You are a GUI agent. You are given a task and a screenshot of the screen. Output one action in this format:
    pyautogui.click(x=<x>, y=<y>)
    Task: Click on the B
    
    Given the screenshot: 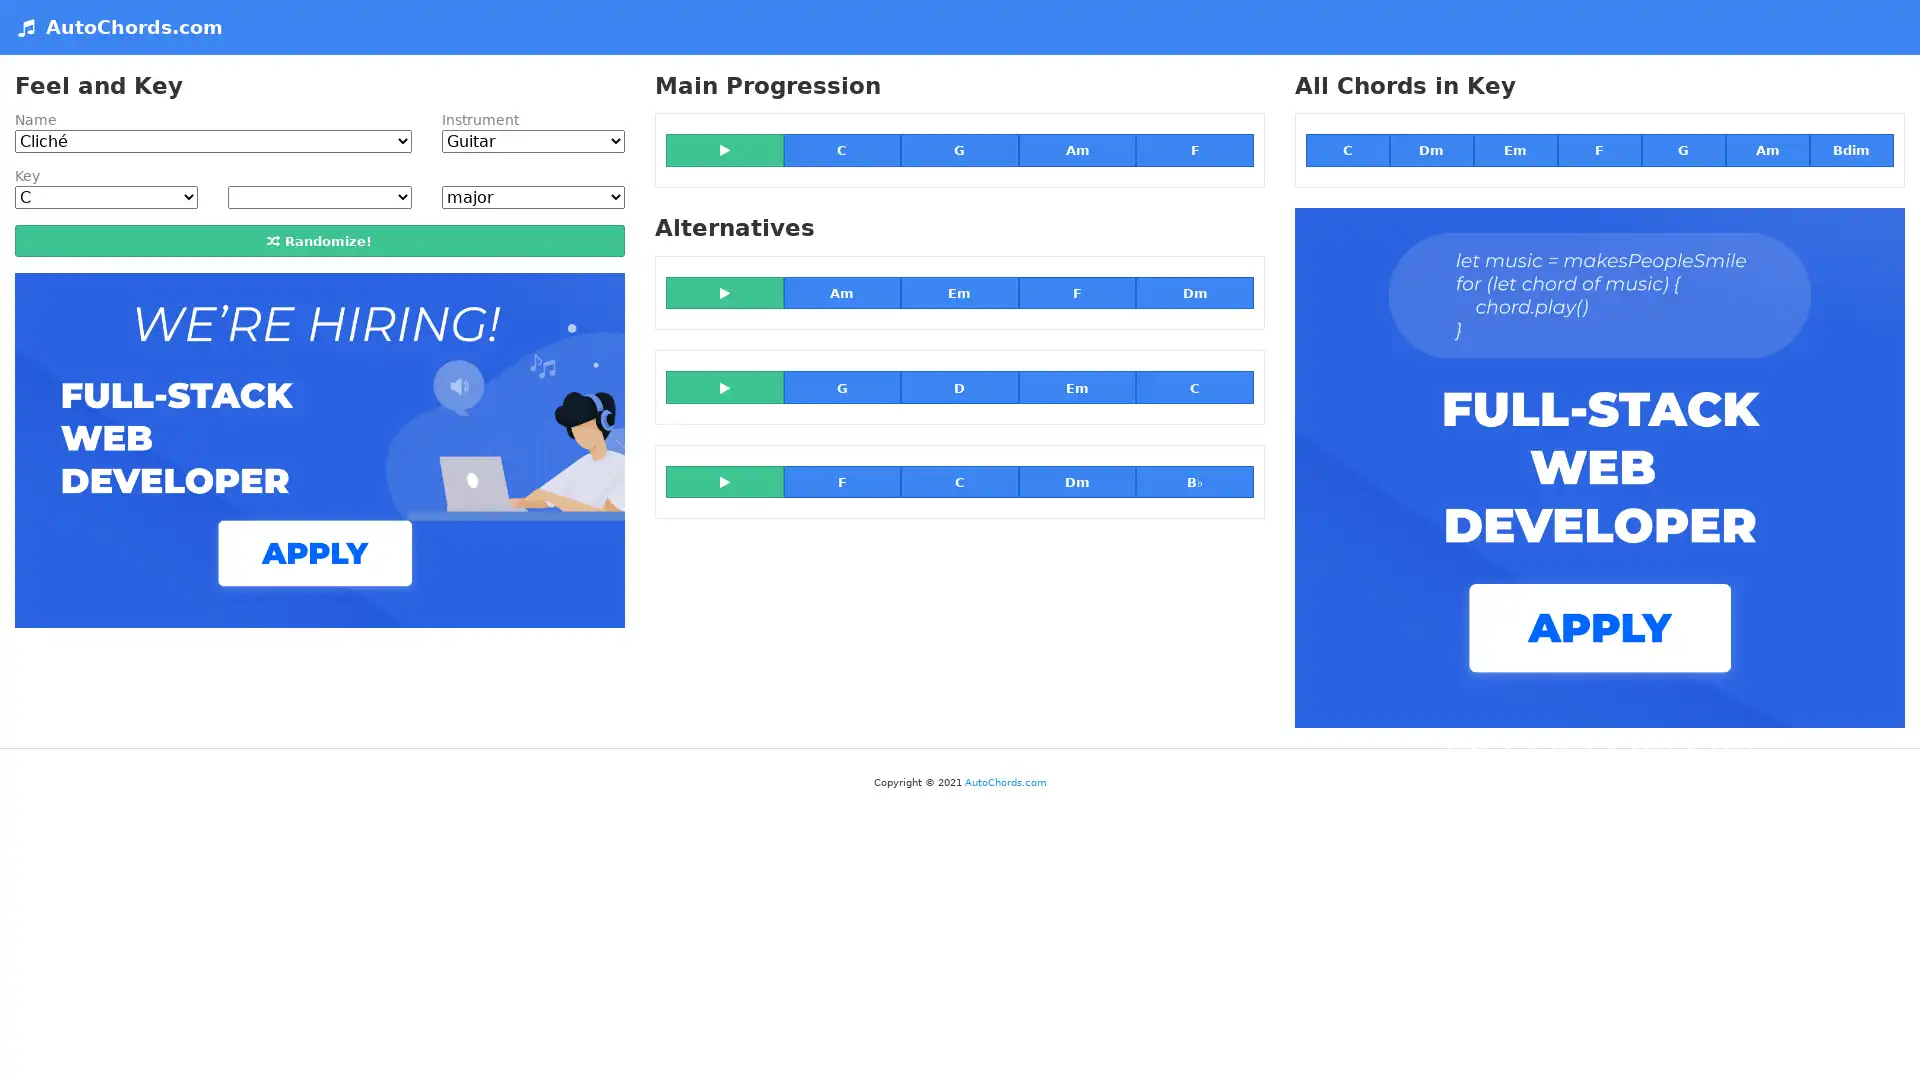 What is the action you would take?
    pyautogui.click(x=1194, y=481)
    